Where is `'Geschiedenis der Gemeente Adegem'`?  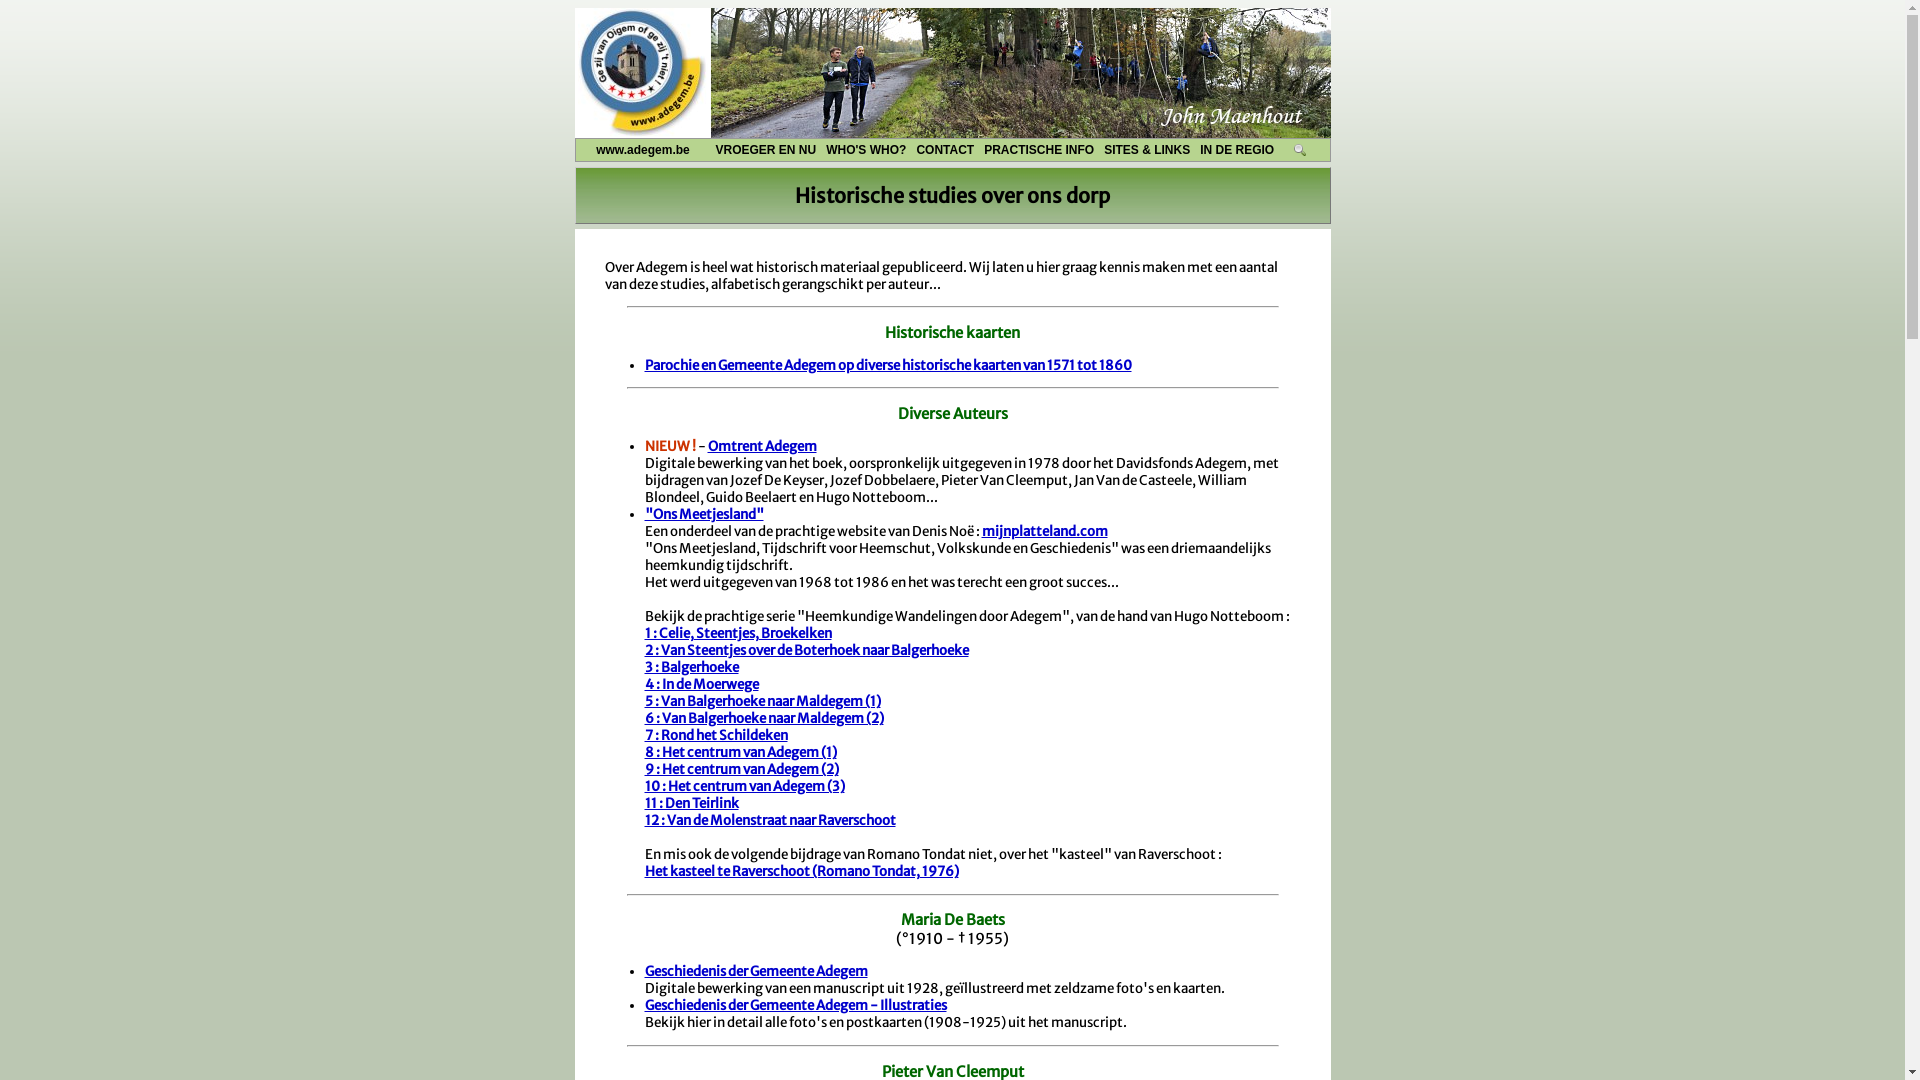
'Geschiedenis der Gemeente Adegem' is located at coordinates (754, 970).